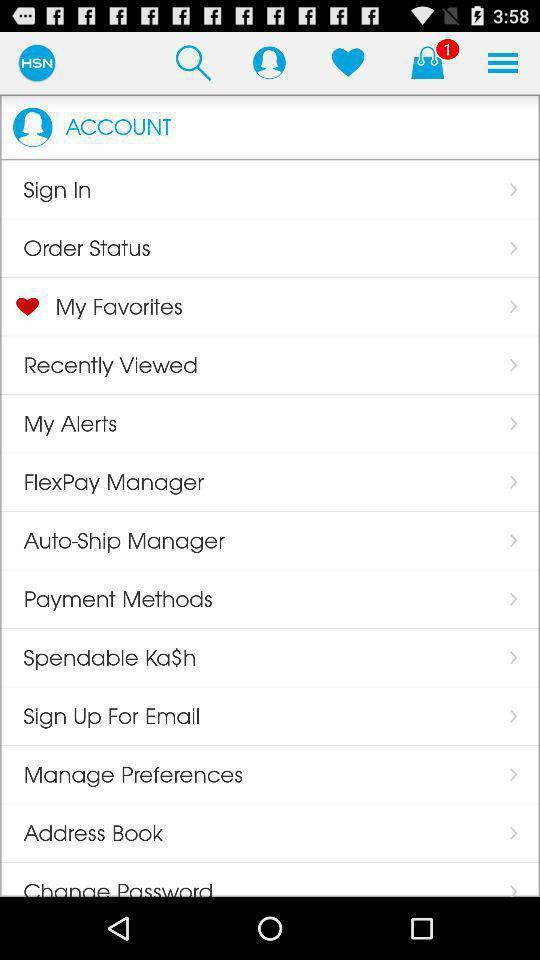 The width and height of the screenshot is (540, 960). What do you see at coordinates (193, 62) in the screenshot?
I see `the icon above the account` at bounding box center [193, 62].